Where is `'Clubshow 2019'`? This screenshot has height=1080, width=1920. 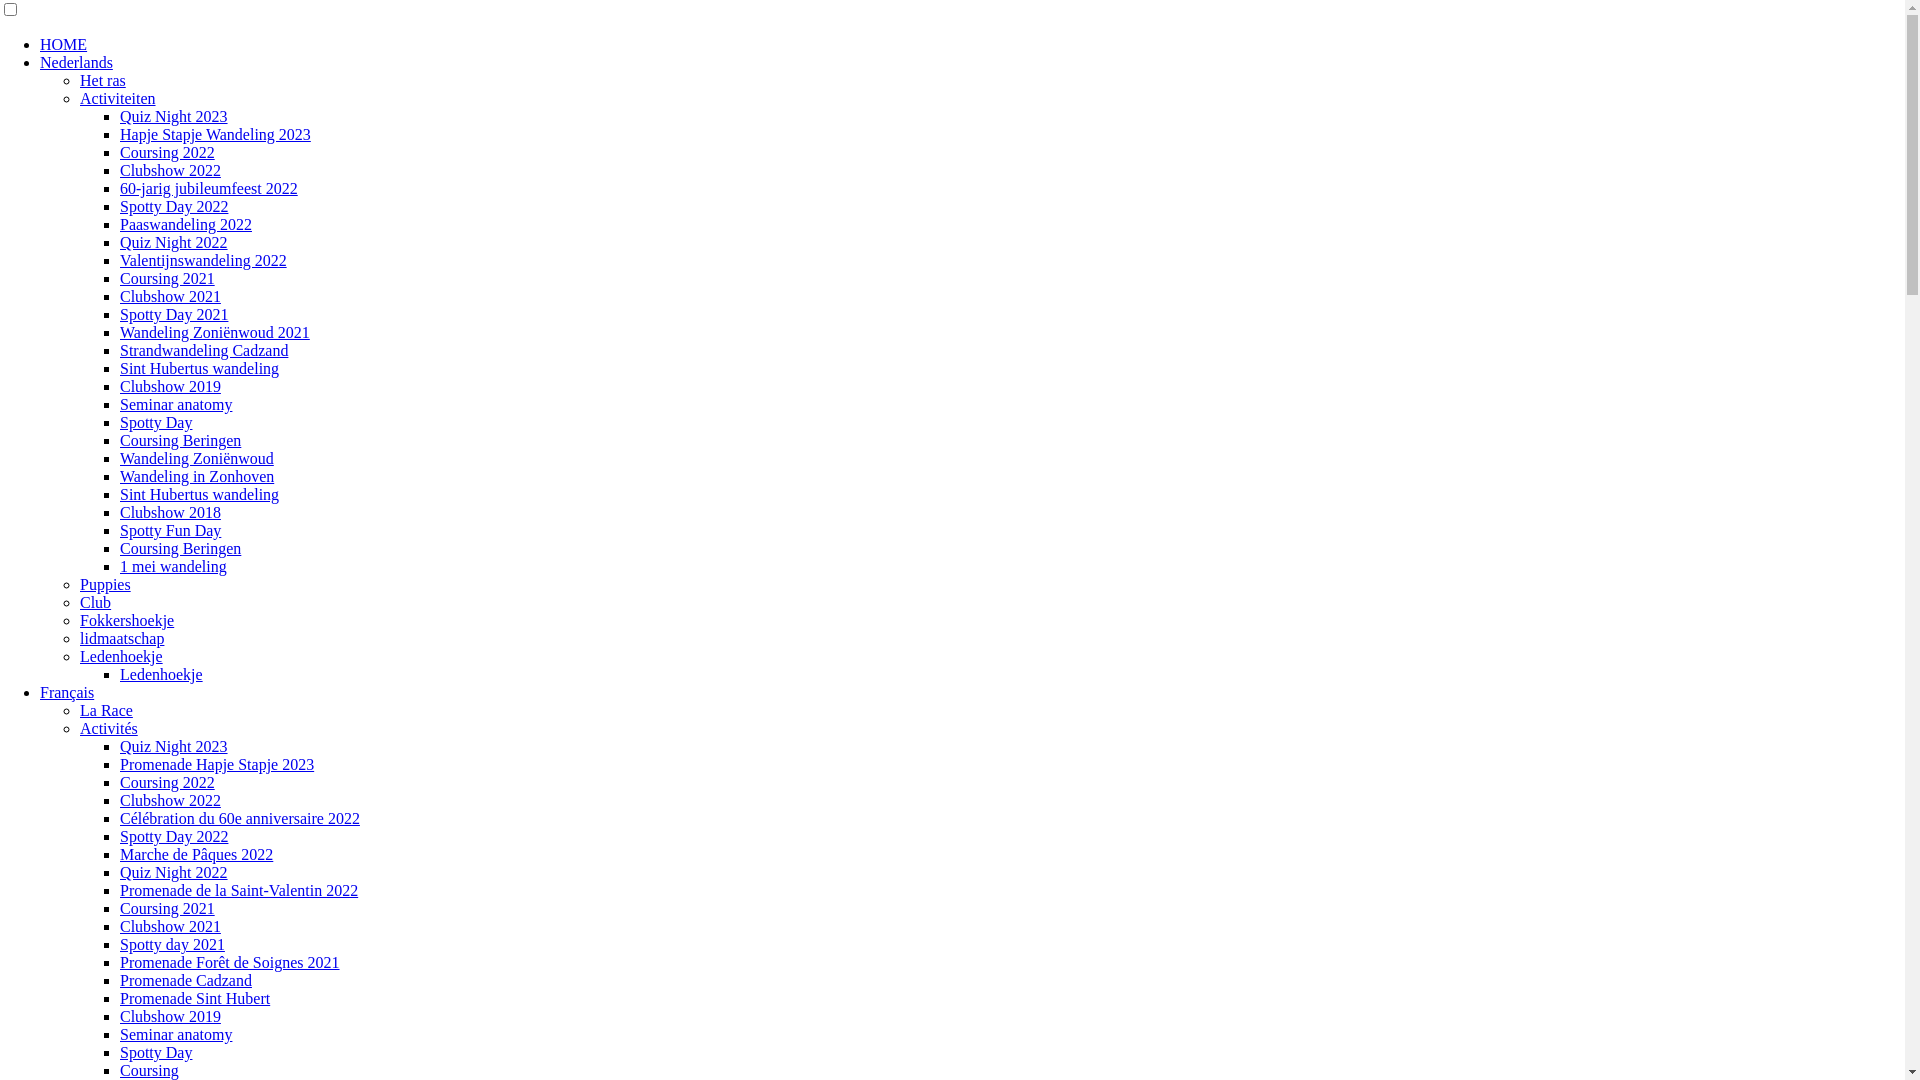 'Clubshow 2019' is located at coordinates (170, 1016).